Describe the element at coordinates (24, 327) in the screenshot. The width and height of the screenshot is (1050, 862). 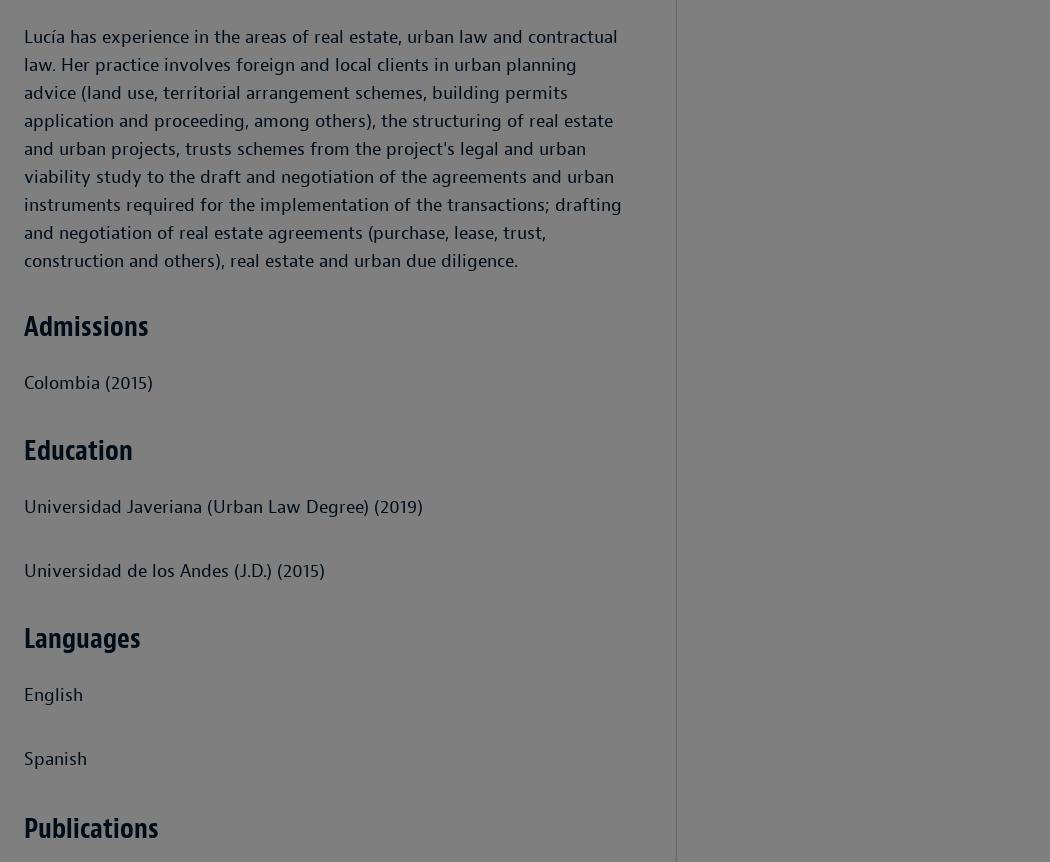
I see `'Admissions'` at that location.